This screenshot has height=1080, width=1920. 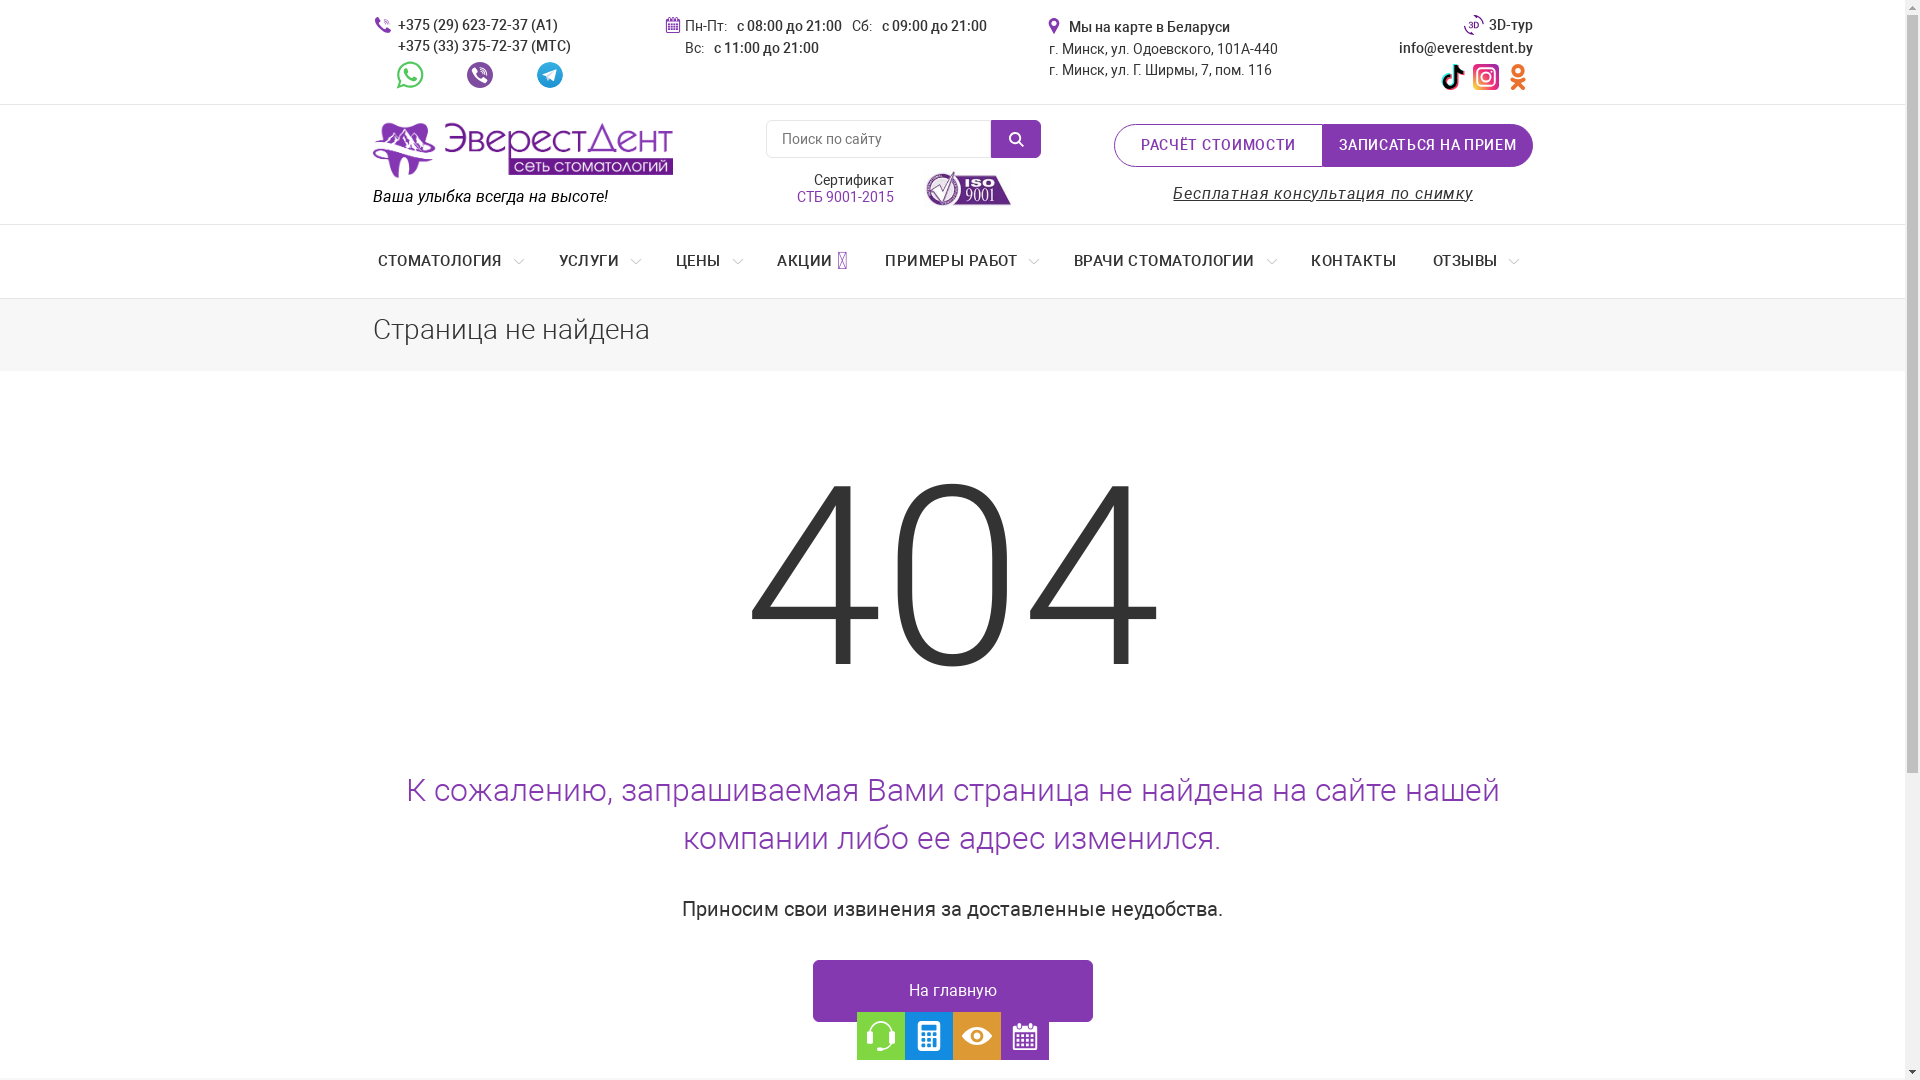 What do you see at coordinates (1453, 47) in the screenshot?
I see `'info@everestdent.by'` at bounding box center [1453, 47].